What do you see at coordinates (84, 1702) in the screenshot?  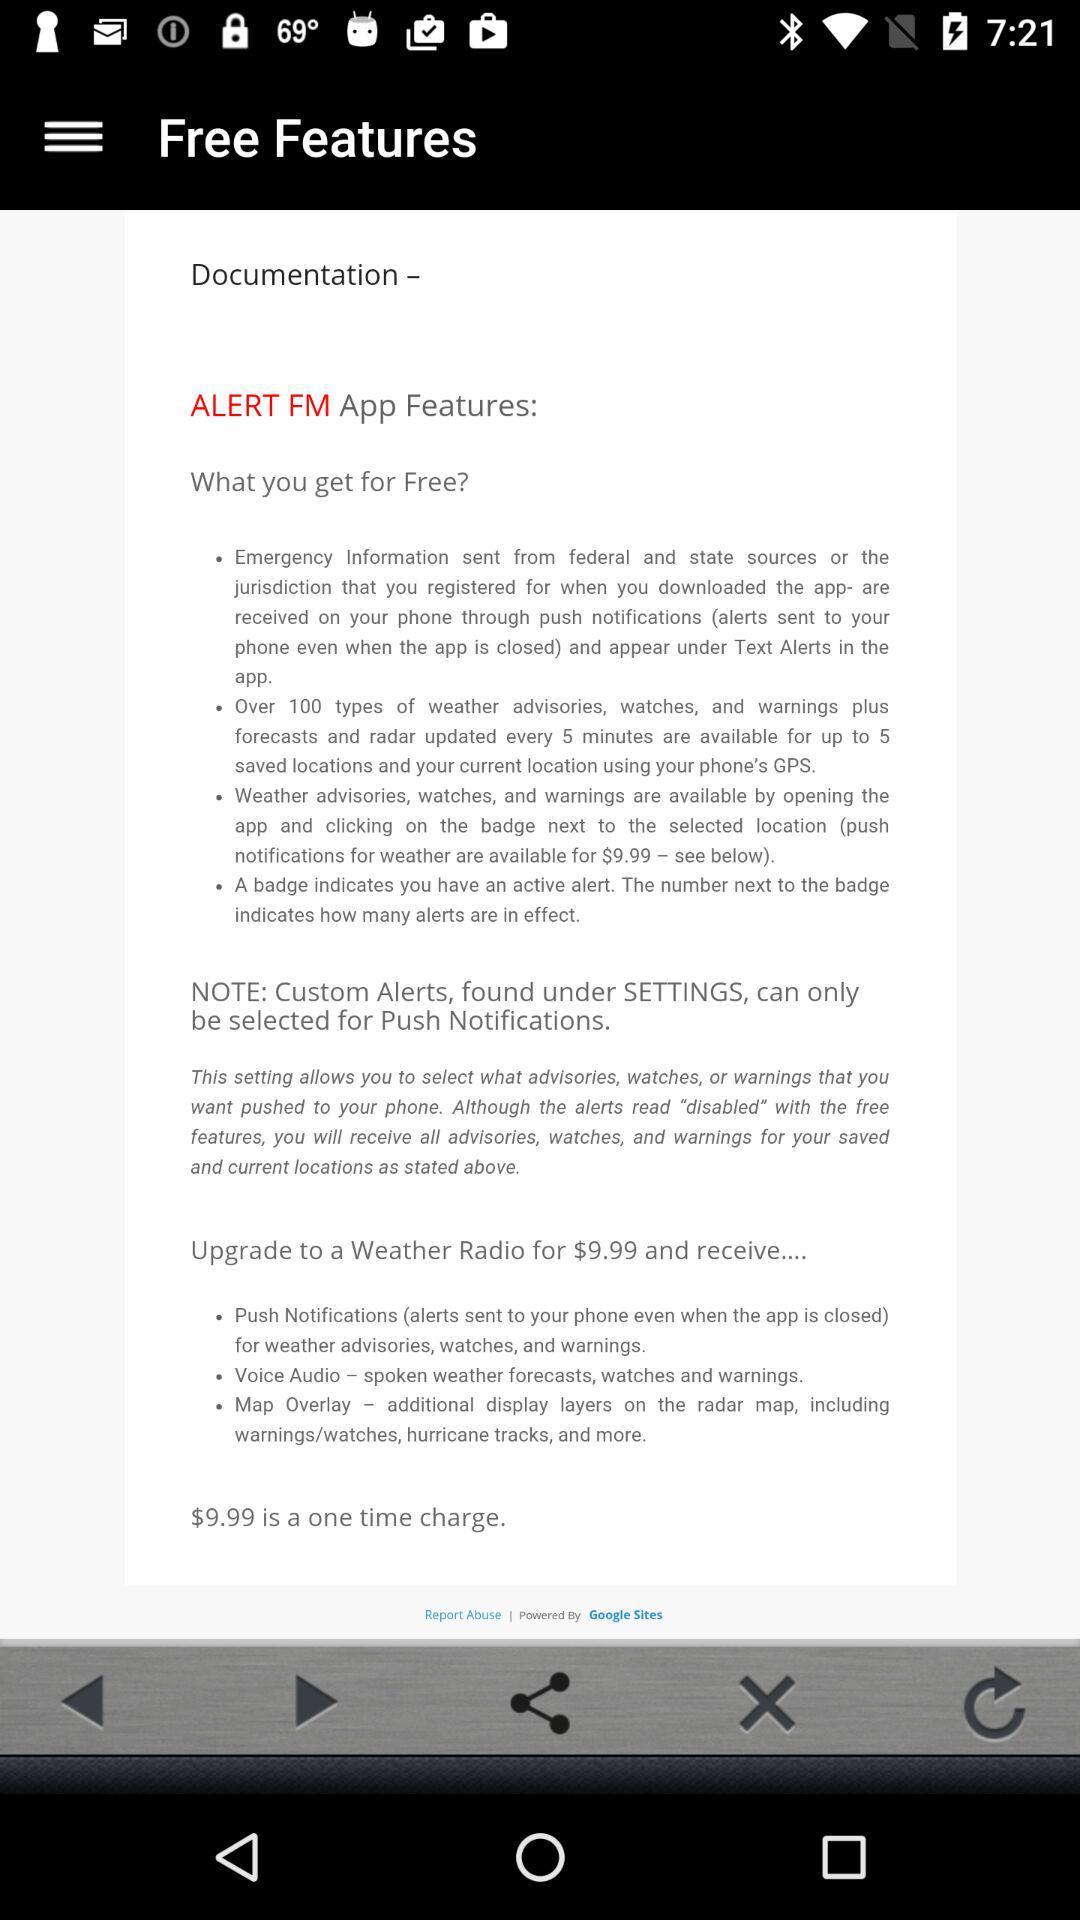 I see `previous` at bounding box center [84, 1702].